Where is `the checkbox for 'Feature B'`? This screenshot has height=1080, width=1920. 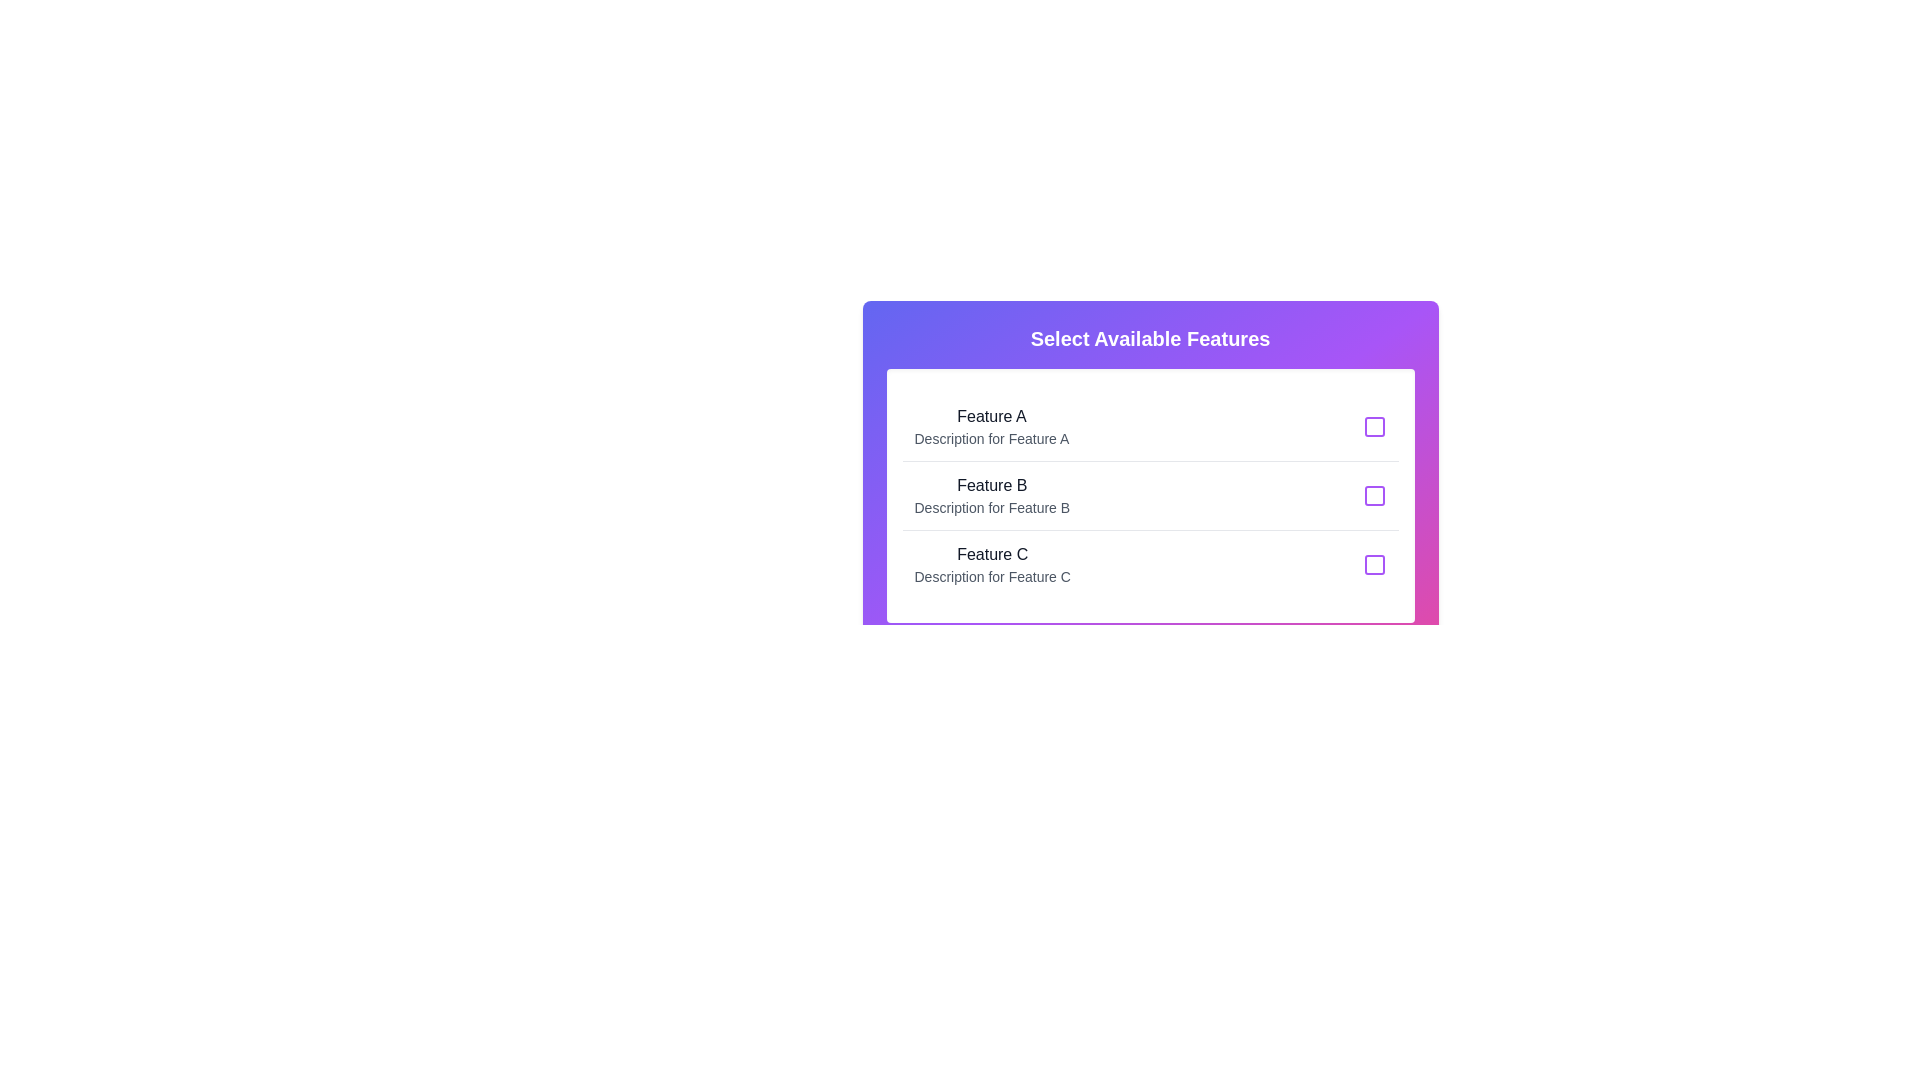 the checkbox for 'Feature B' is located at coordinates (1373, 495).